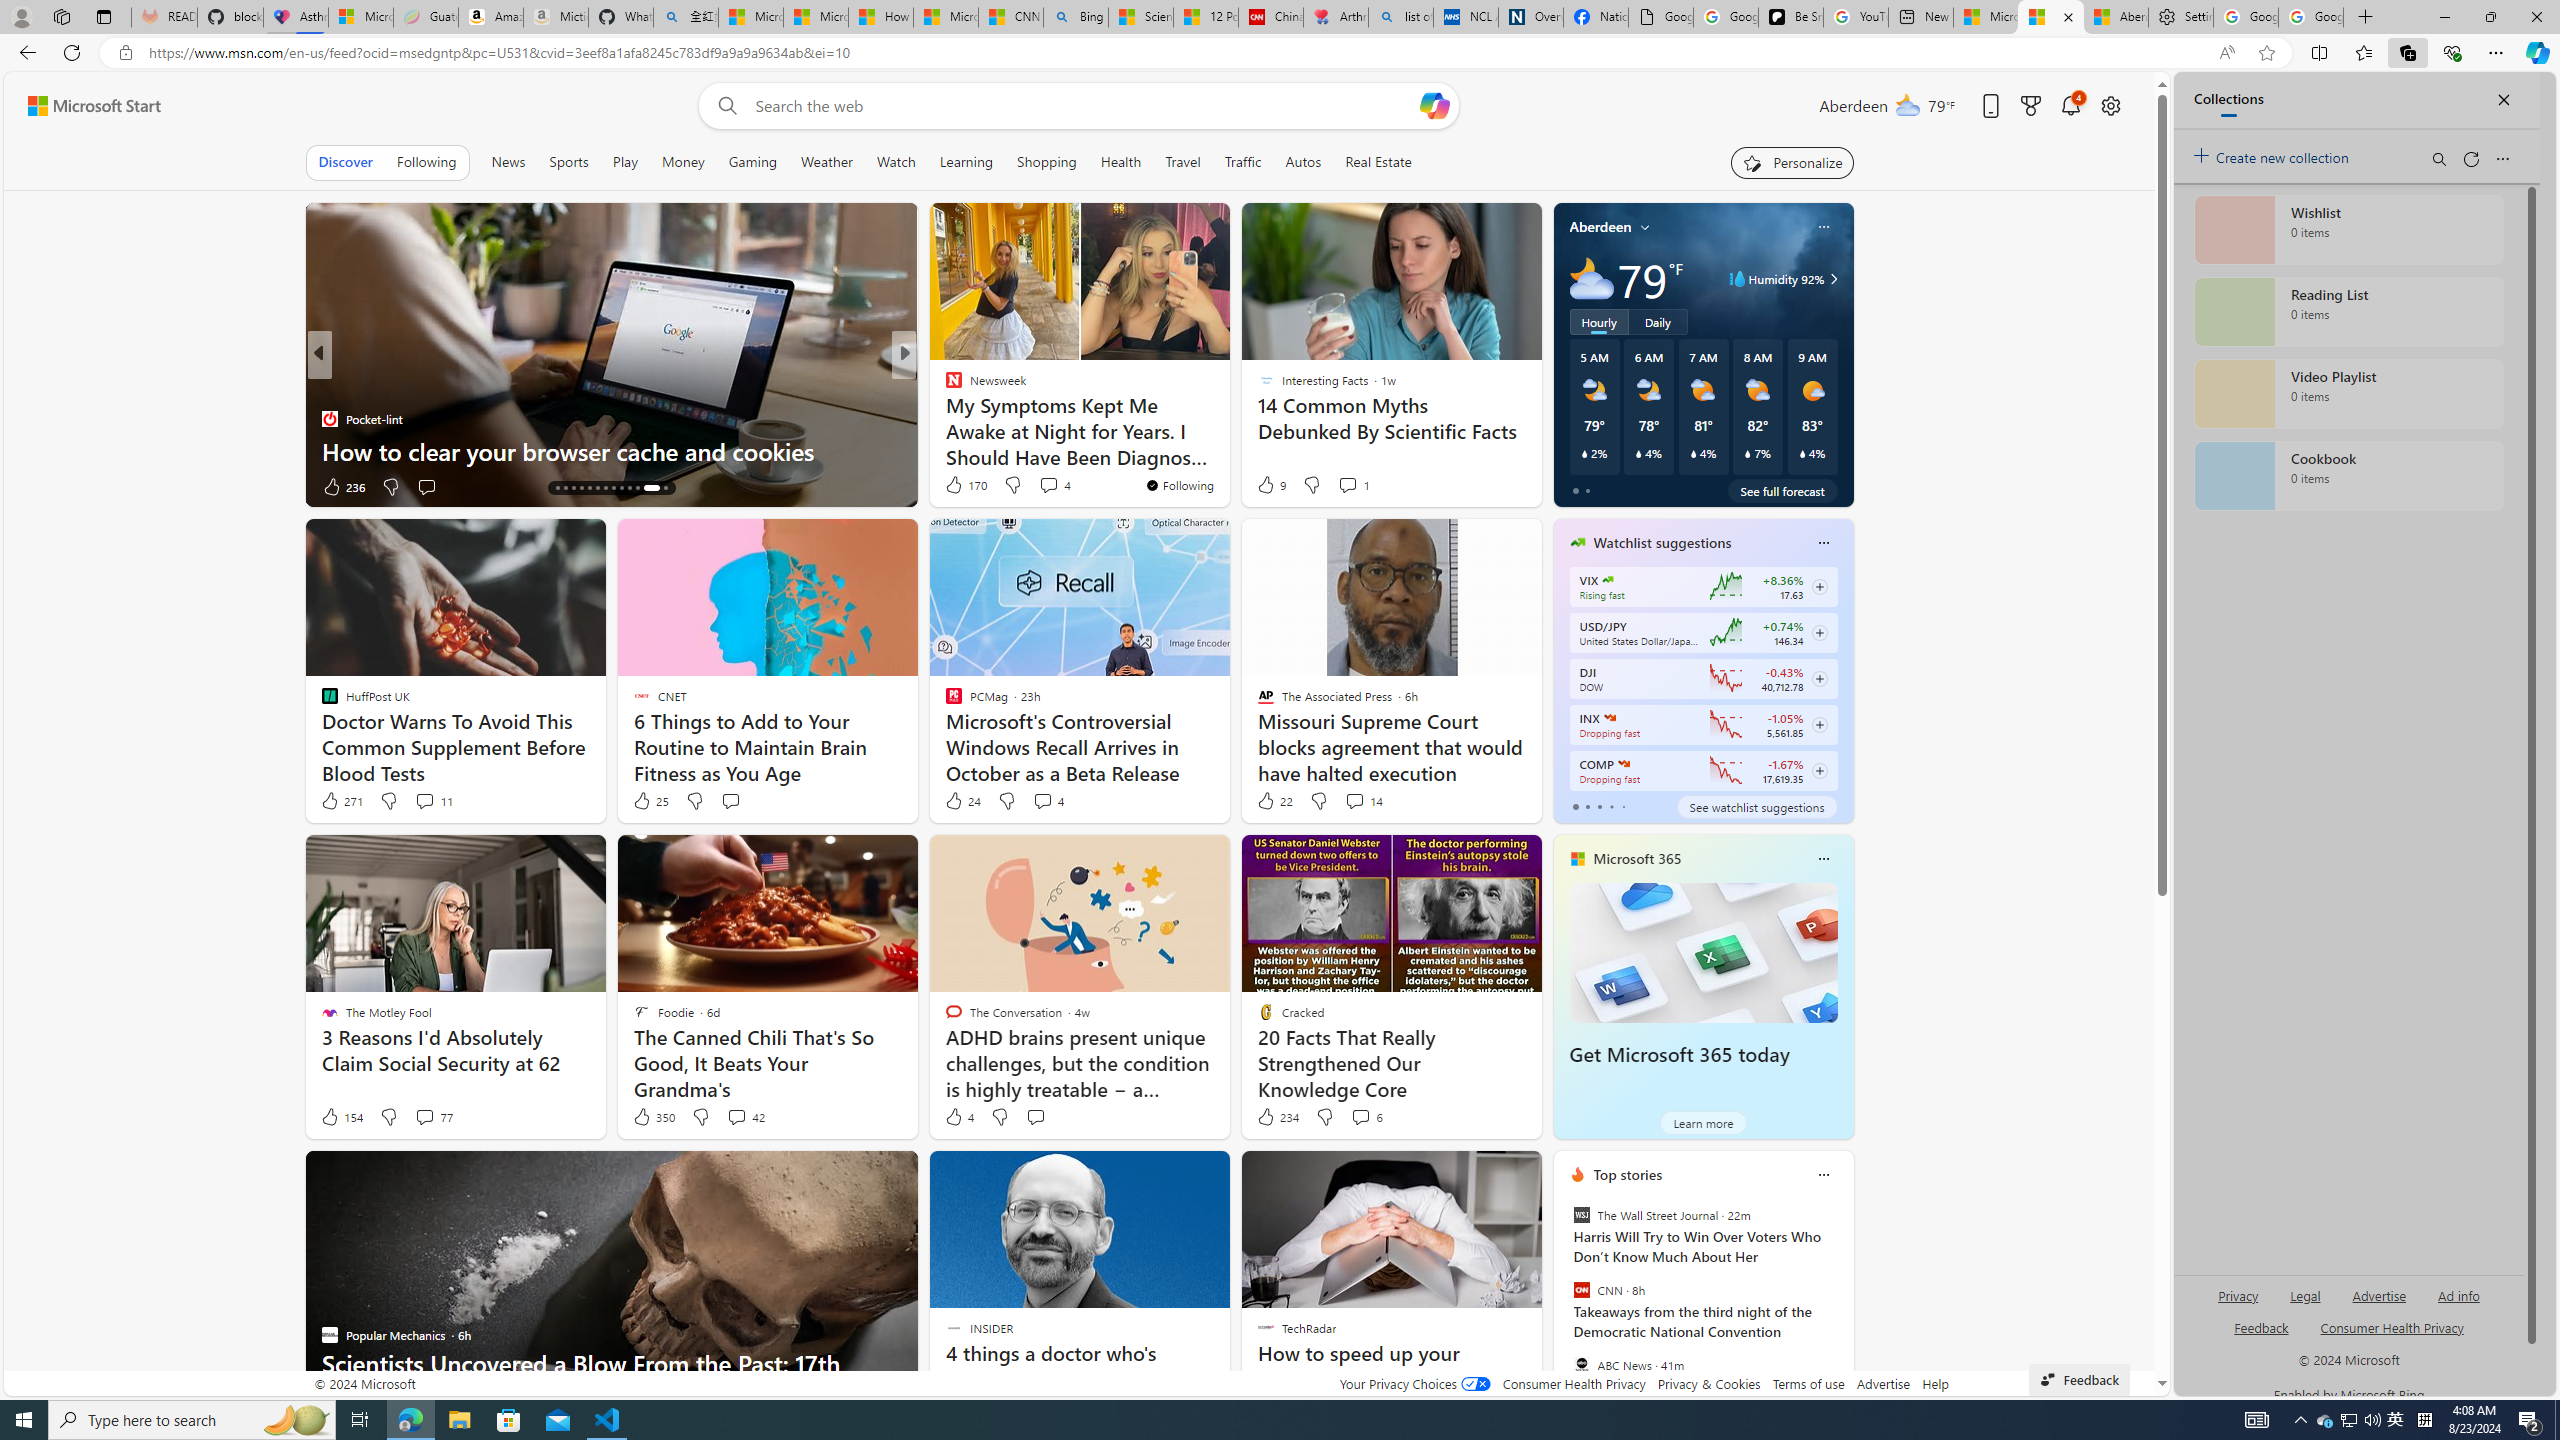  I want to click on 'Start the conversation', so click(1035, 1115).